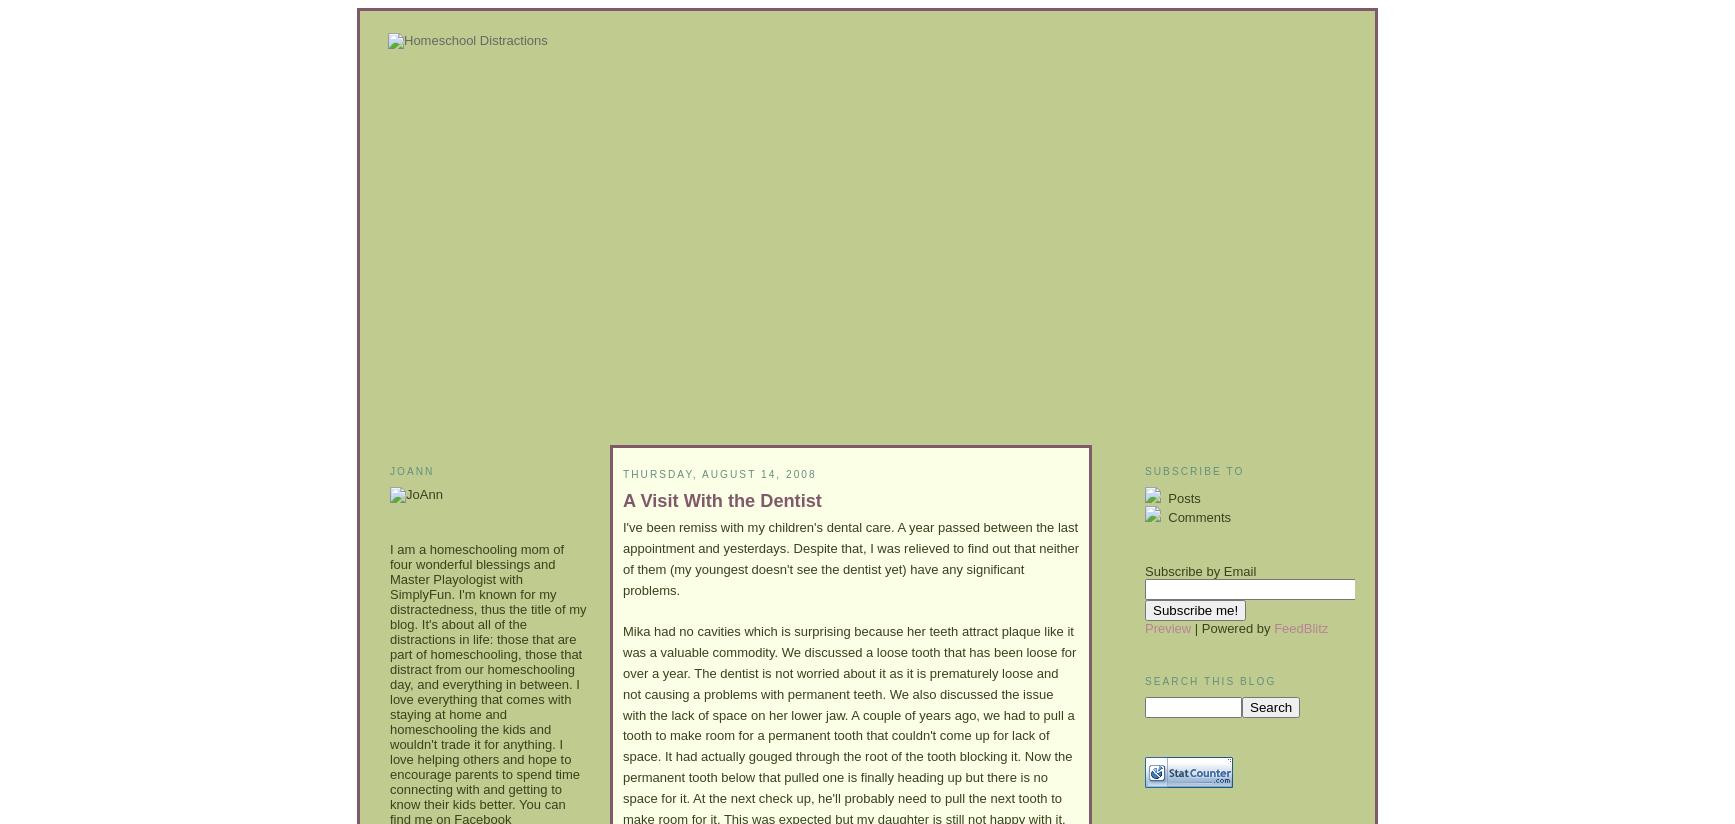 This screenshot has height=824, width=1735. Describe the element at coordinates (1231, 626) in the screenshot. I see `'| Powered by'` at that location.